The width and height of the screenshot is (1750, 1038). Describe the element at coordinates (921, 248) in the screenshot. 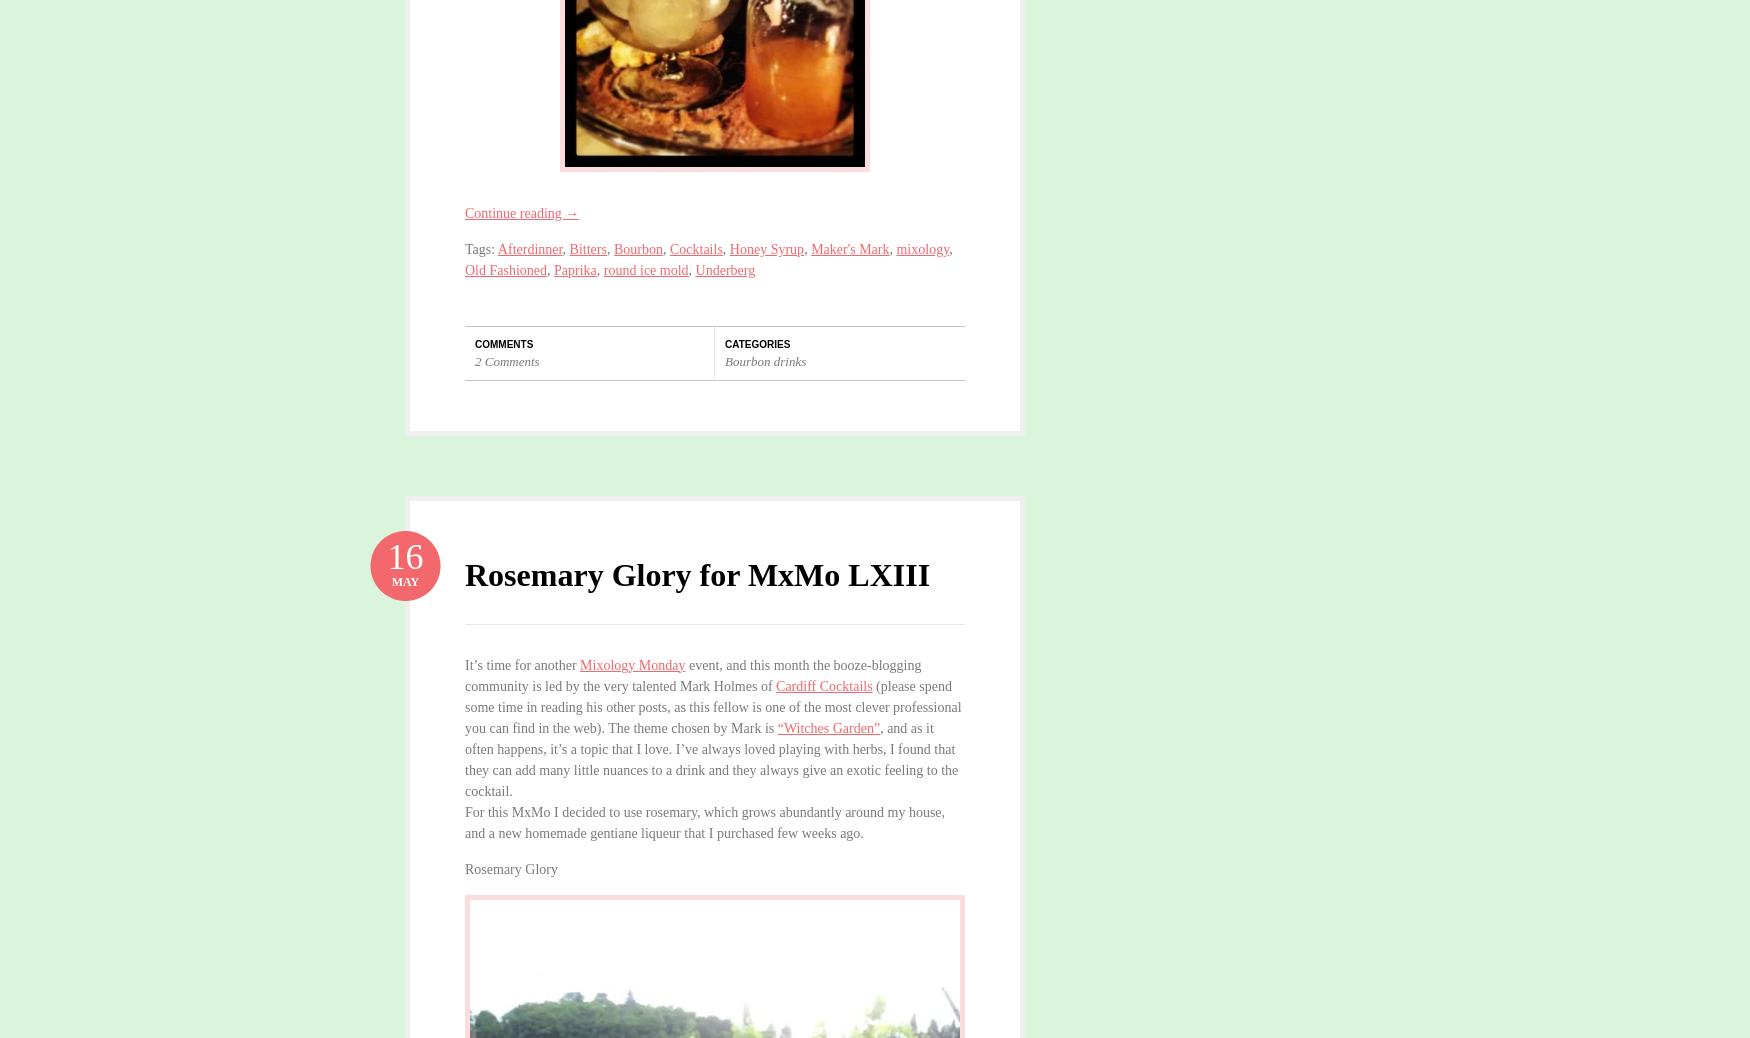

I see `'mixology'` at that location.